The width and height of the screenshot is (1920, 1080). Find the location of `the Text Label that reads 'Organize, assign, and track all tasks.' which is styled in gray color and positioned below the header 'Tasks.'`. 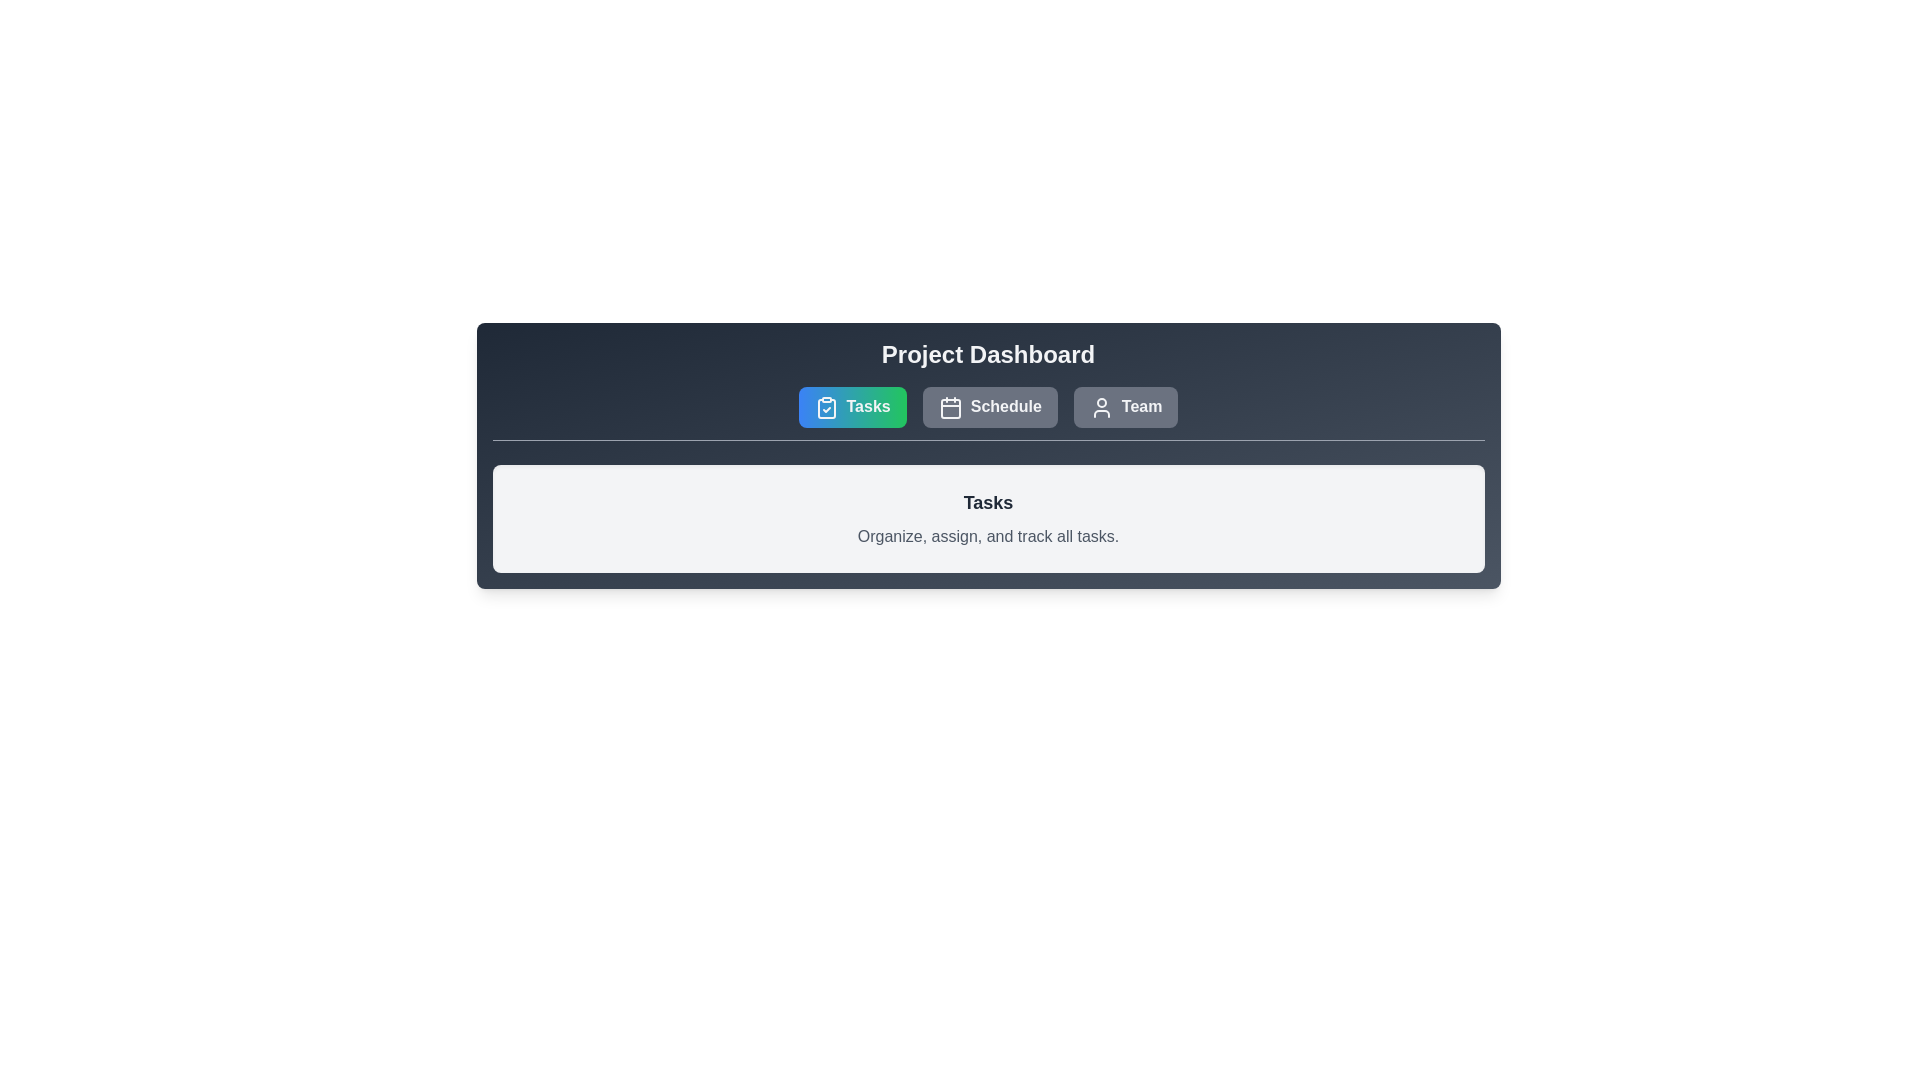

the Text Label that reads 'Organize, assign, and track all tasks.' which is styled in gray color and positioned below the header 'Tasks.' is located at coordinates (988, 535).